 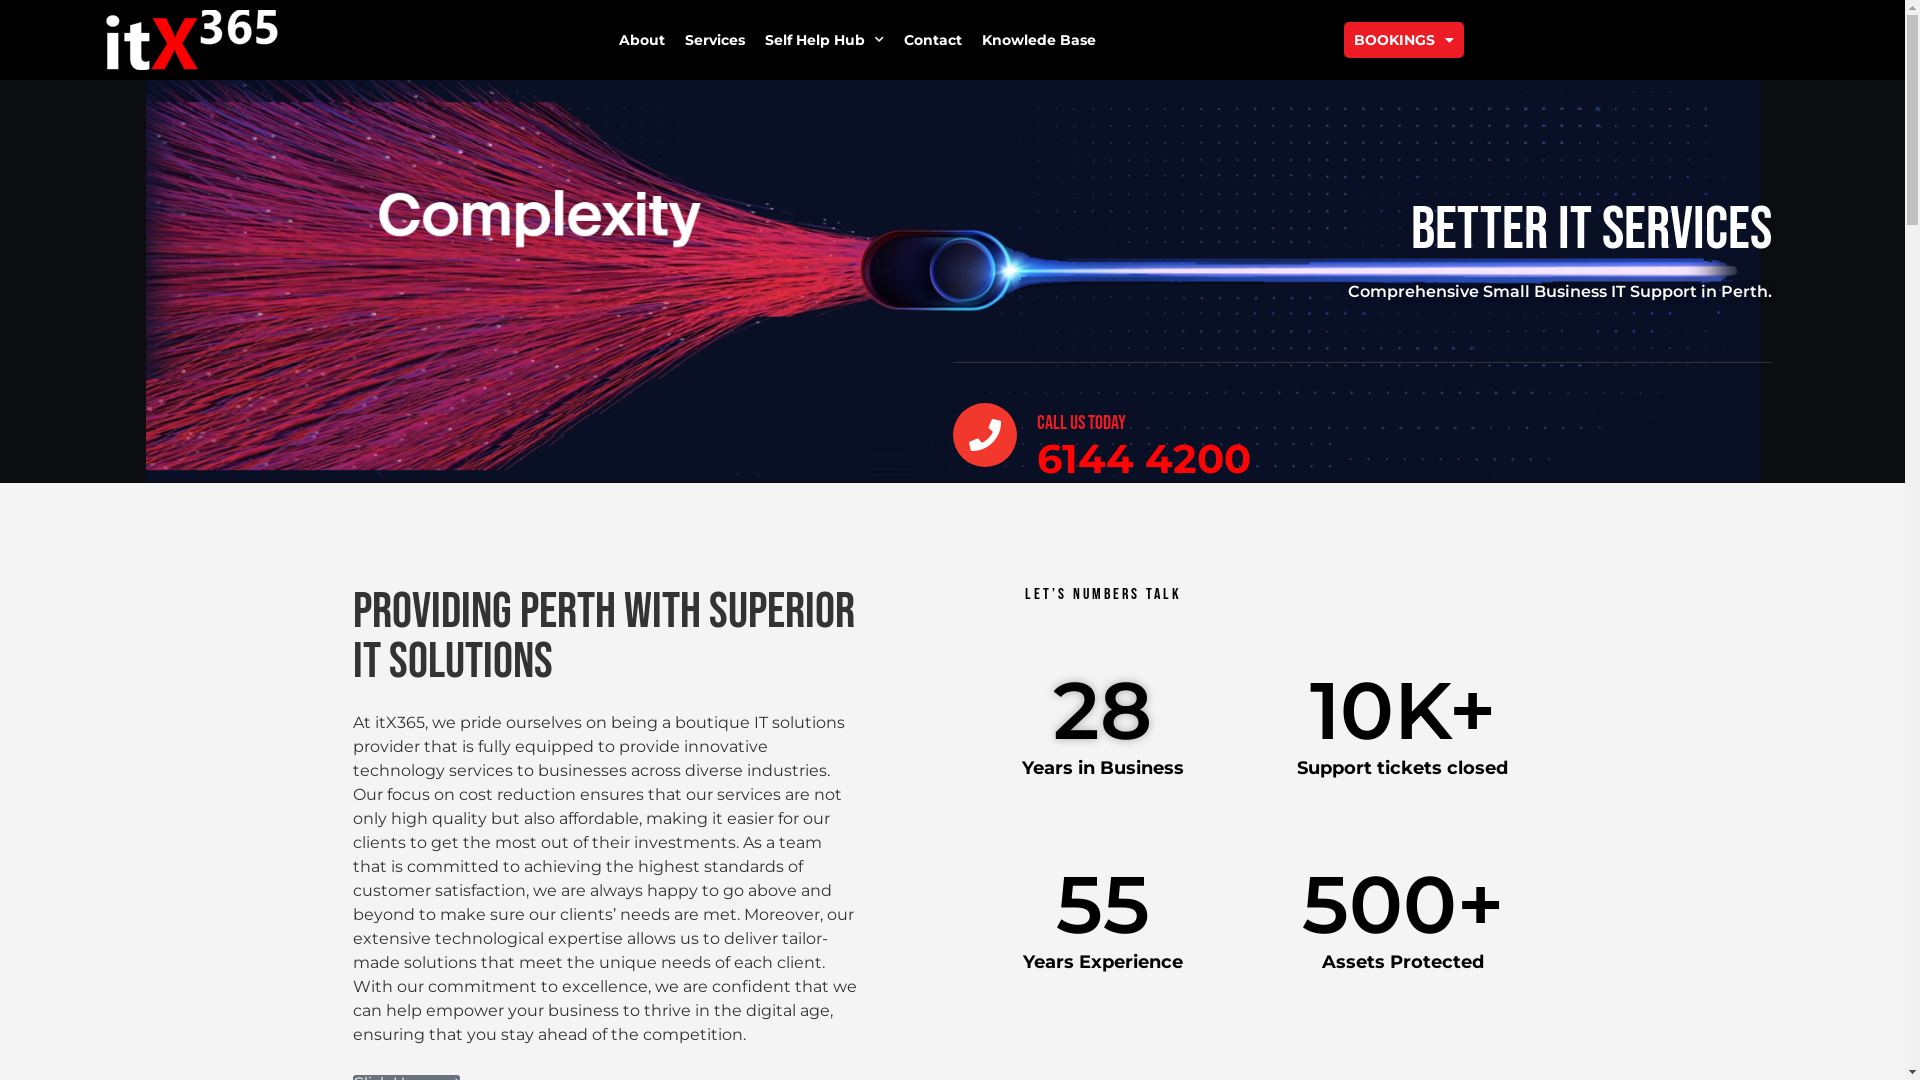 I want to click on 'Self Help Hub', so click(x=824, y=39).